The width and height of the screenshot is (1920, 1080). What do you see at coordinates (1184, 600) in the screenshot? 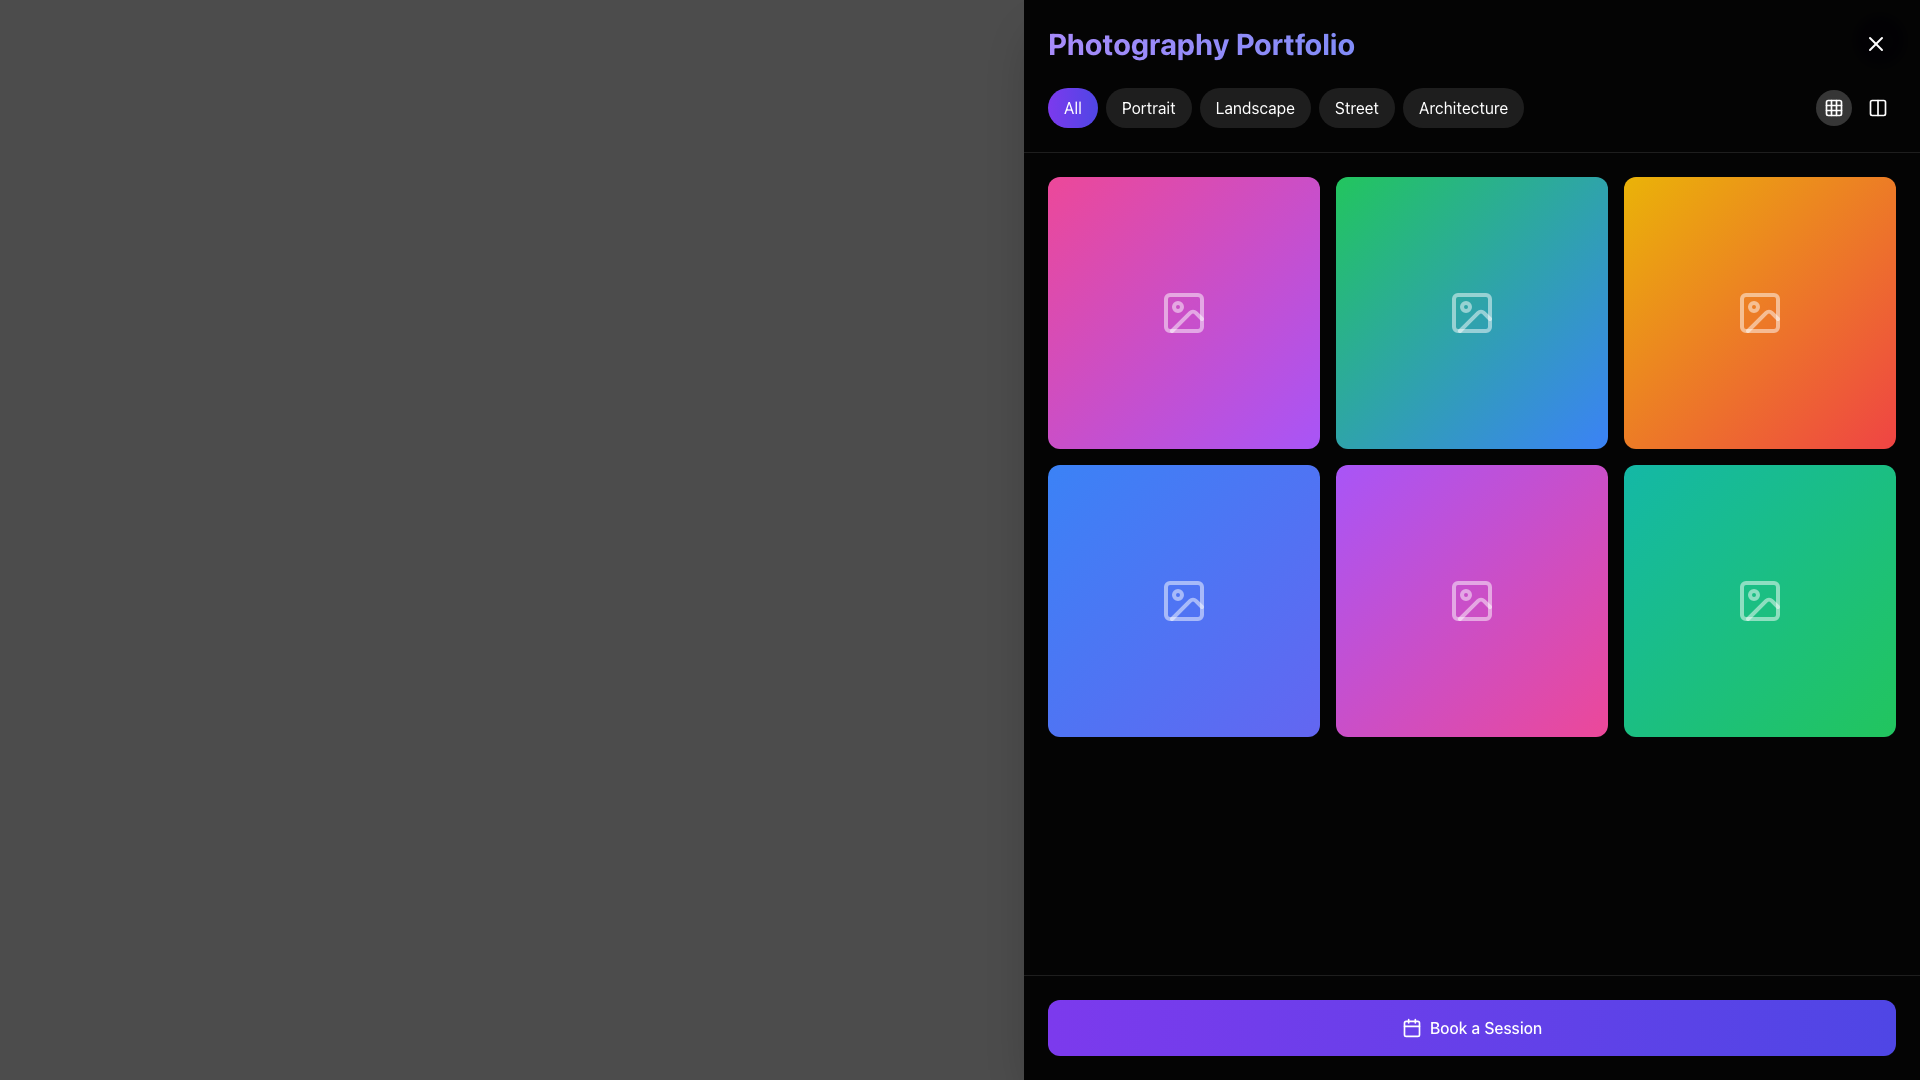
I see `the non-interactive SVG rectangle component located at the center of the blue square tile in the second row, first column of the grid` at bounding box center [1184, 600].